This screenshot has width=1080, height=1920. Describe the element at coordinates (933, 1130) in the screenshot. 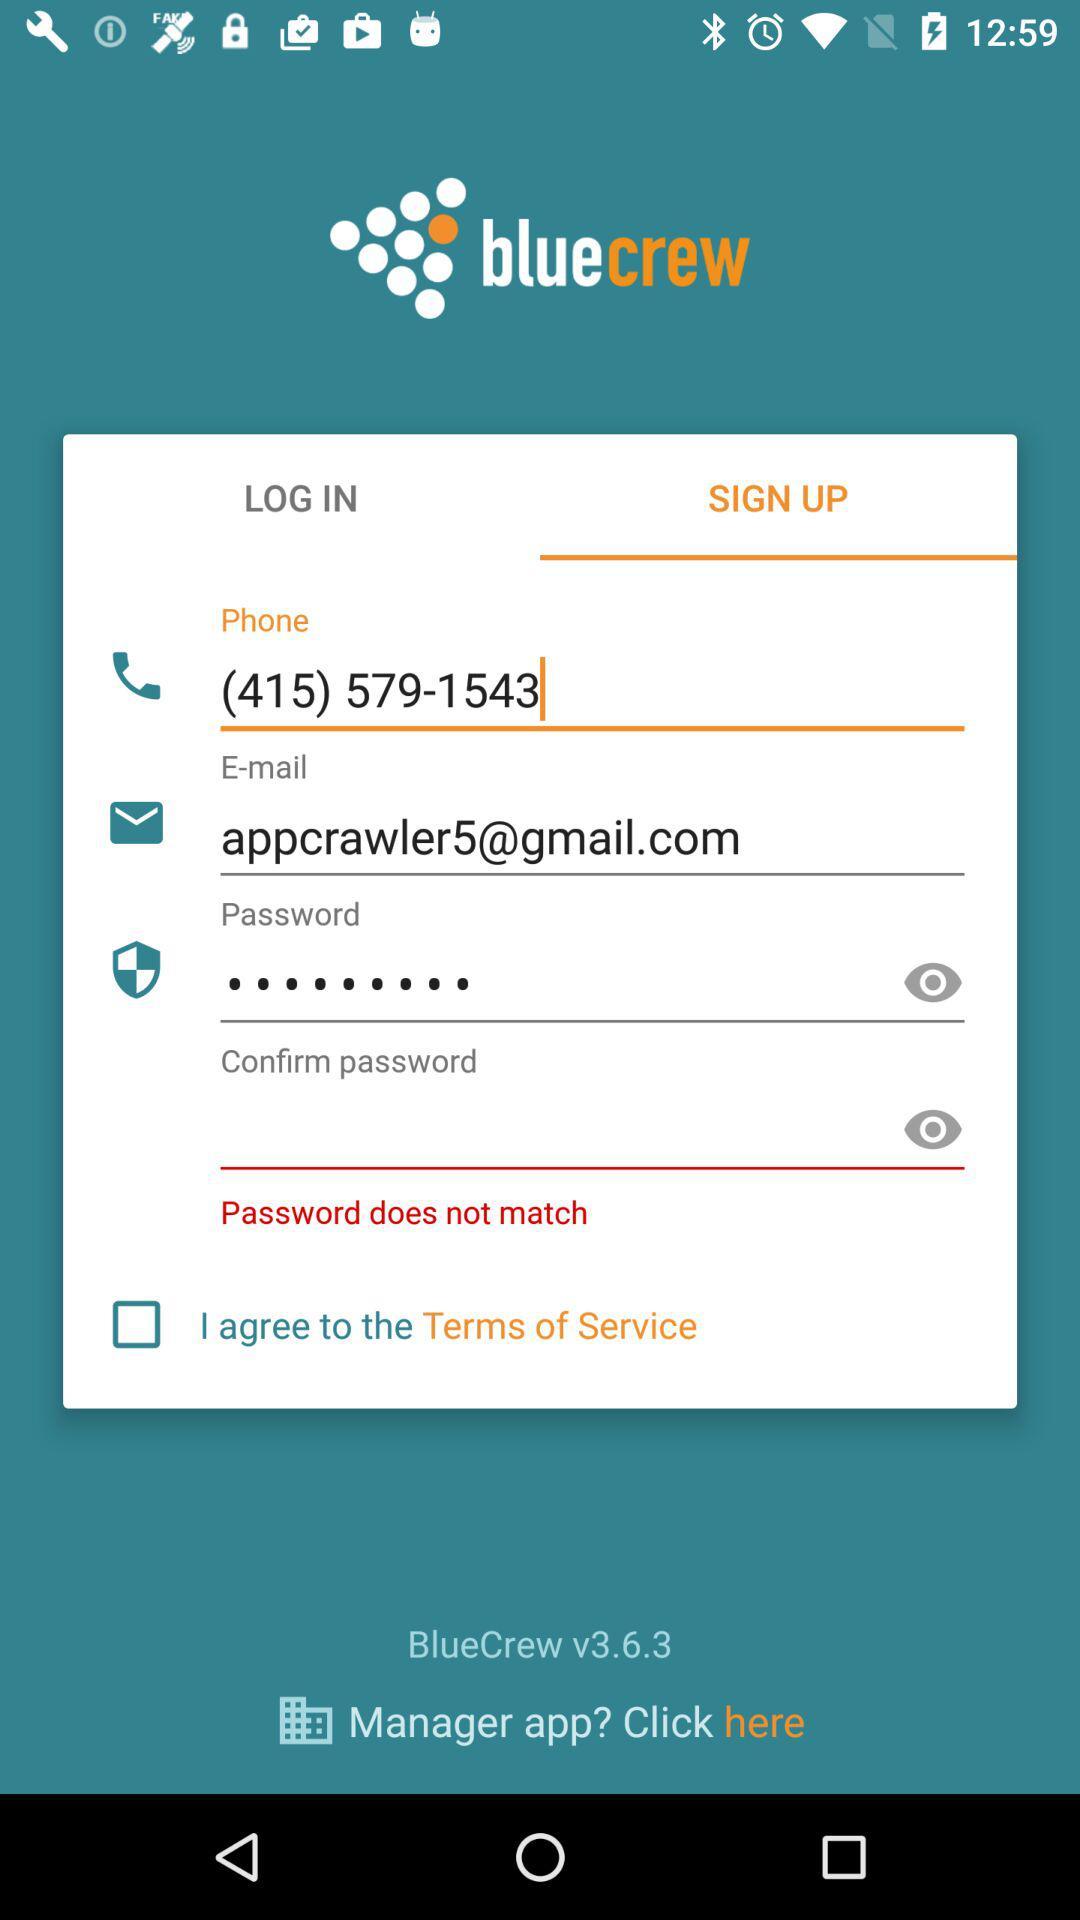

I see `password page` at that location.